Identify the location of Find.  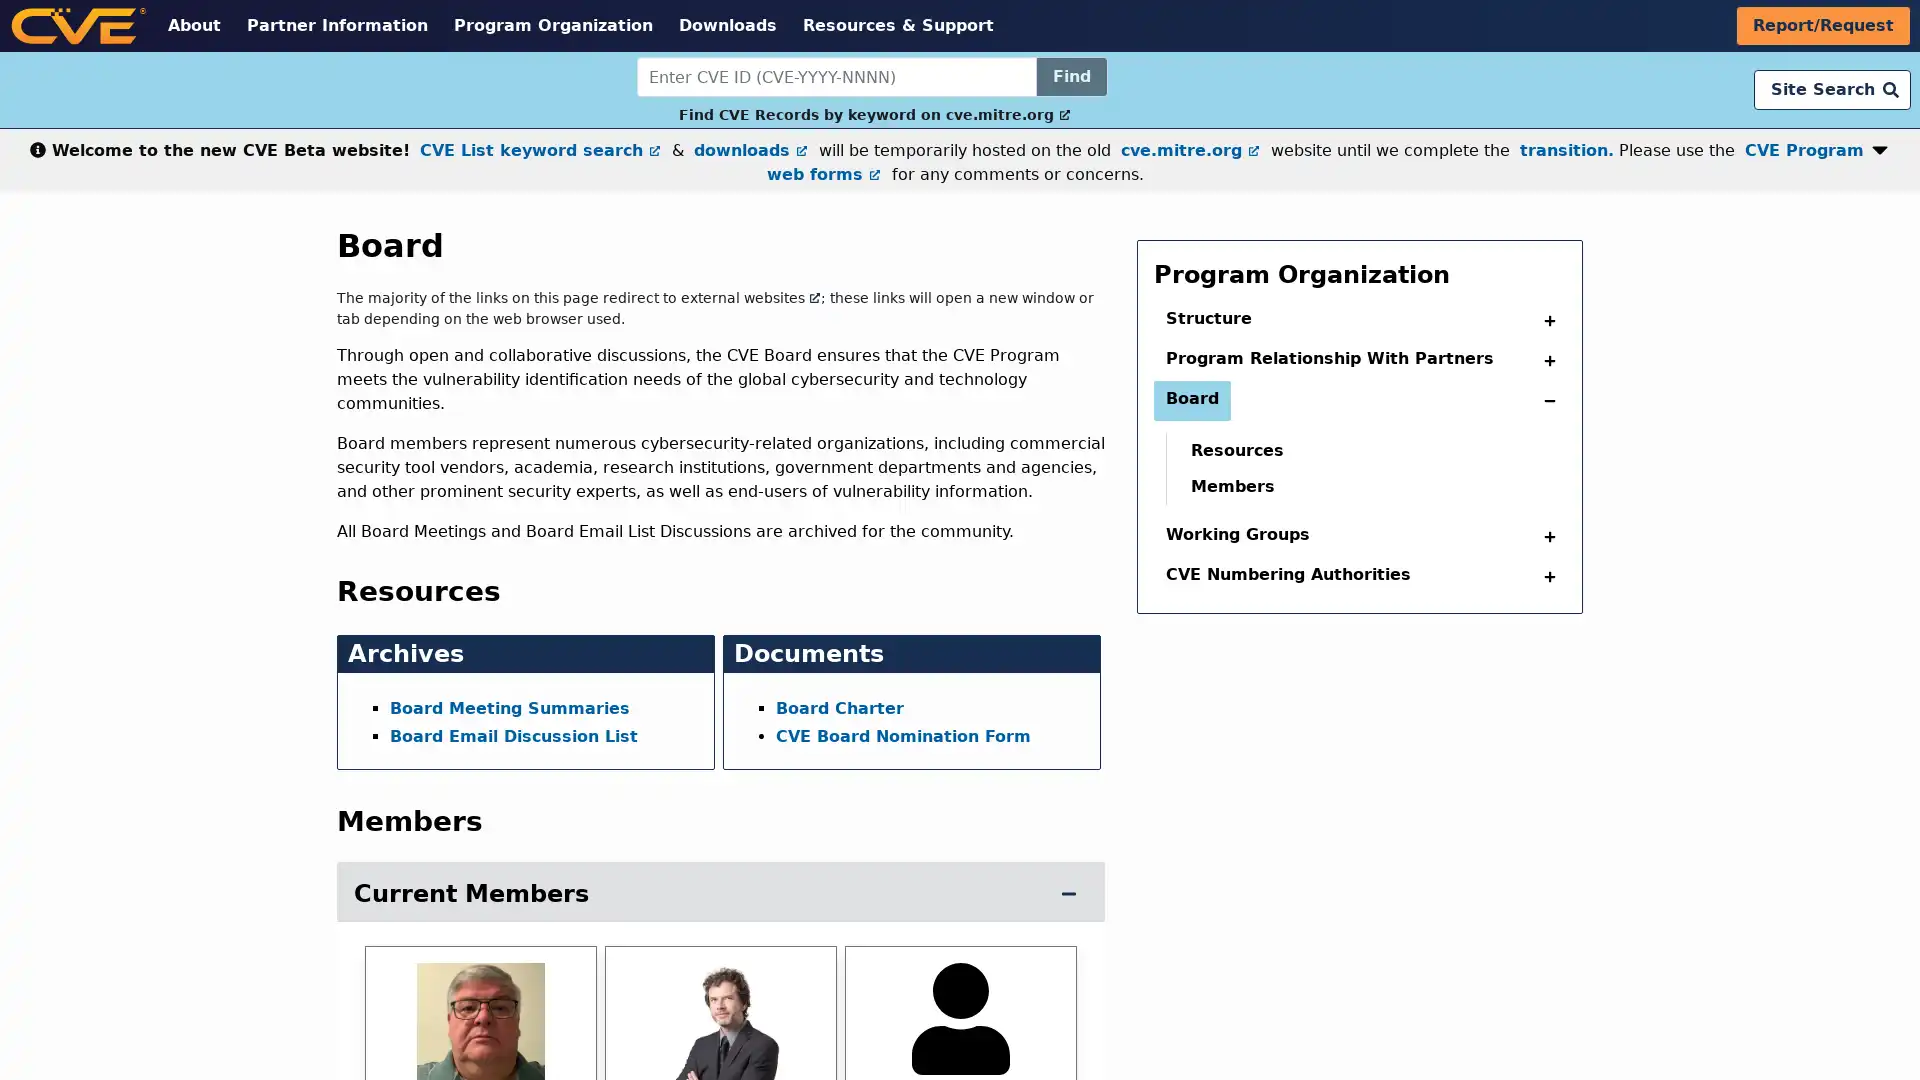
(1070, 76).